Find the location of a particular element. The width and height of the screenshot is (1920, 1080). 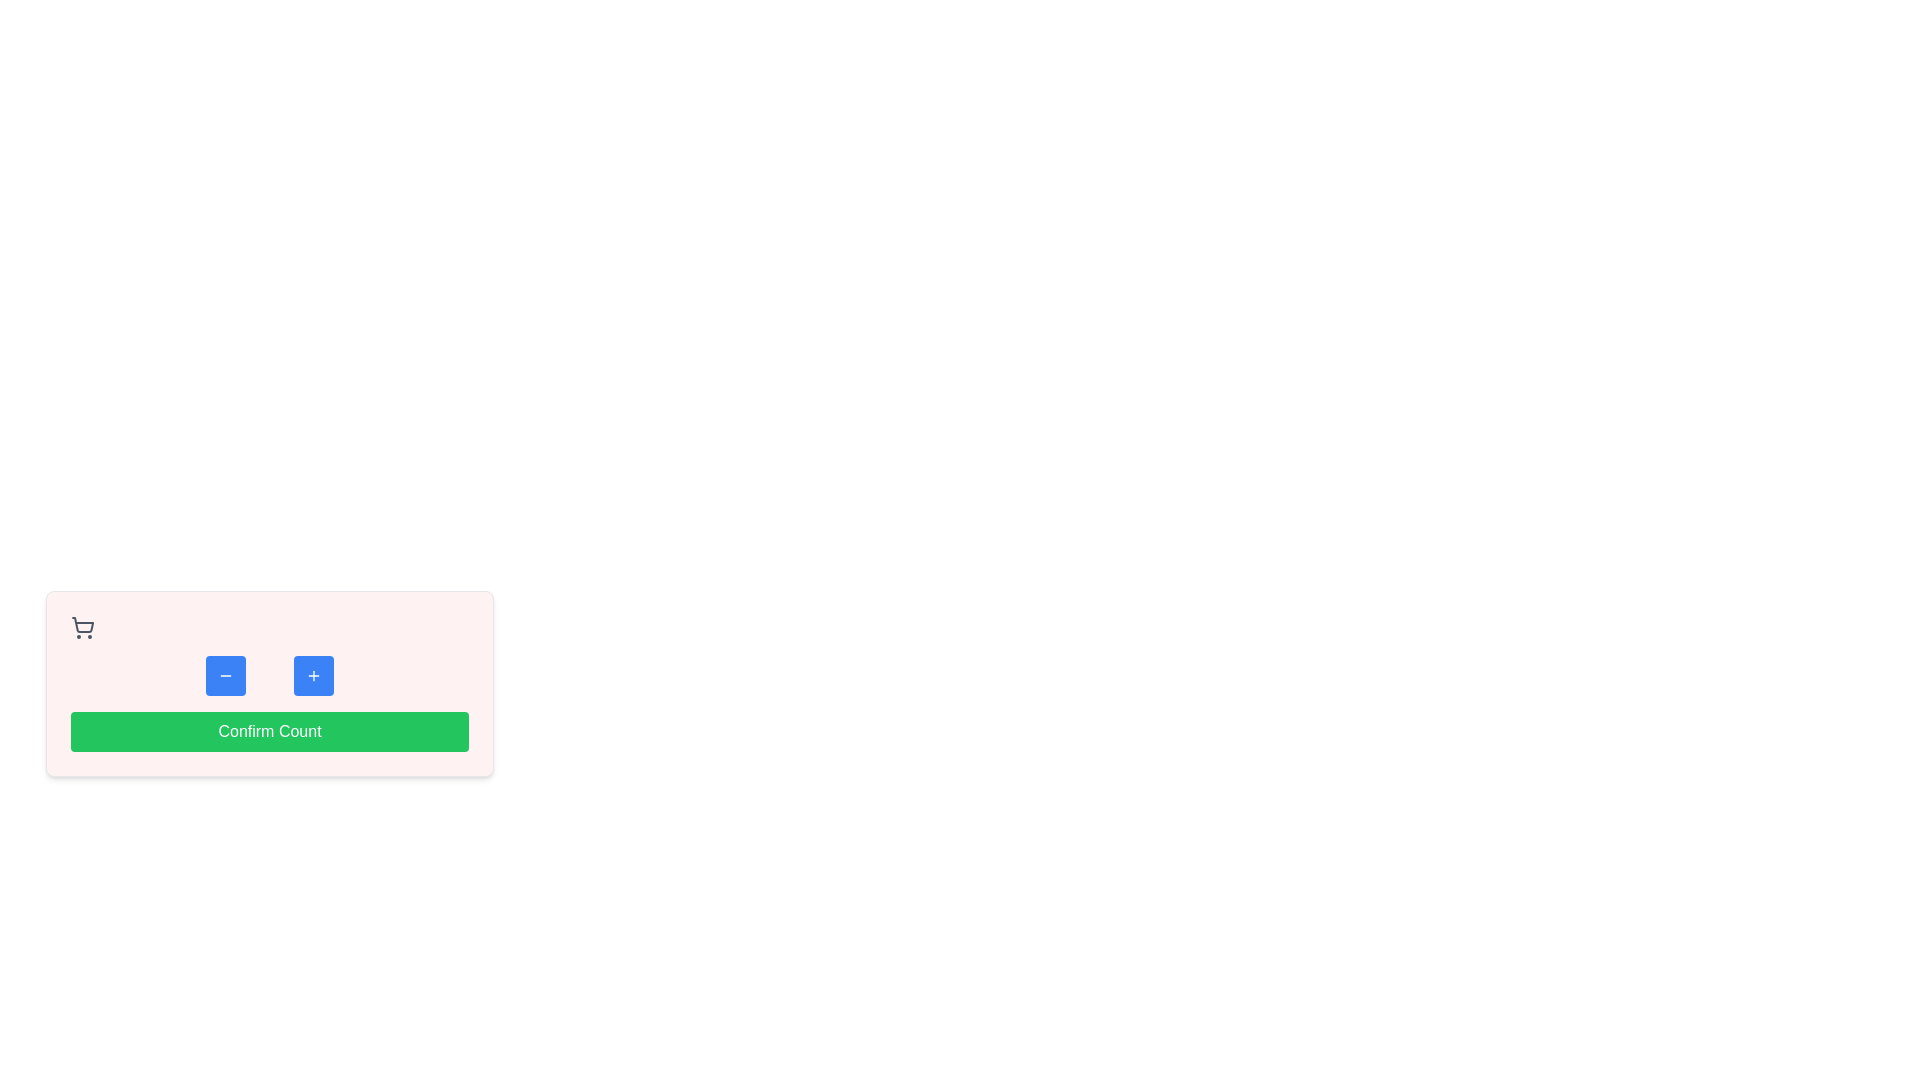

the increment button, which is the second button in a row layout, located to the right of a blue minus button and on the same row as a green 'Confirm Count' button is located at coordinates (312, 675).